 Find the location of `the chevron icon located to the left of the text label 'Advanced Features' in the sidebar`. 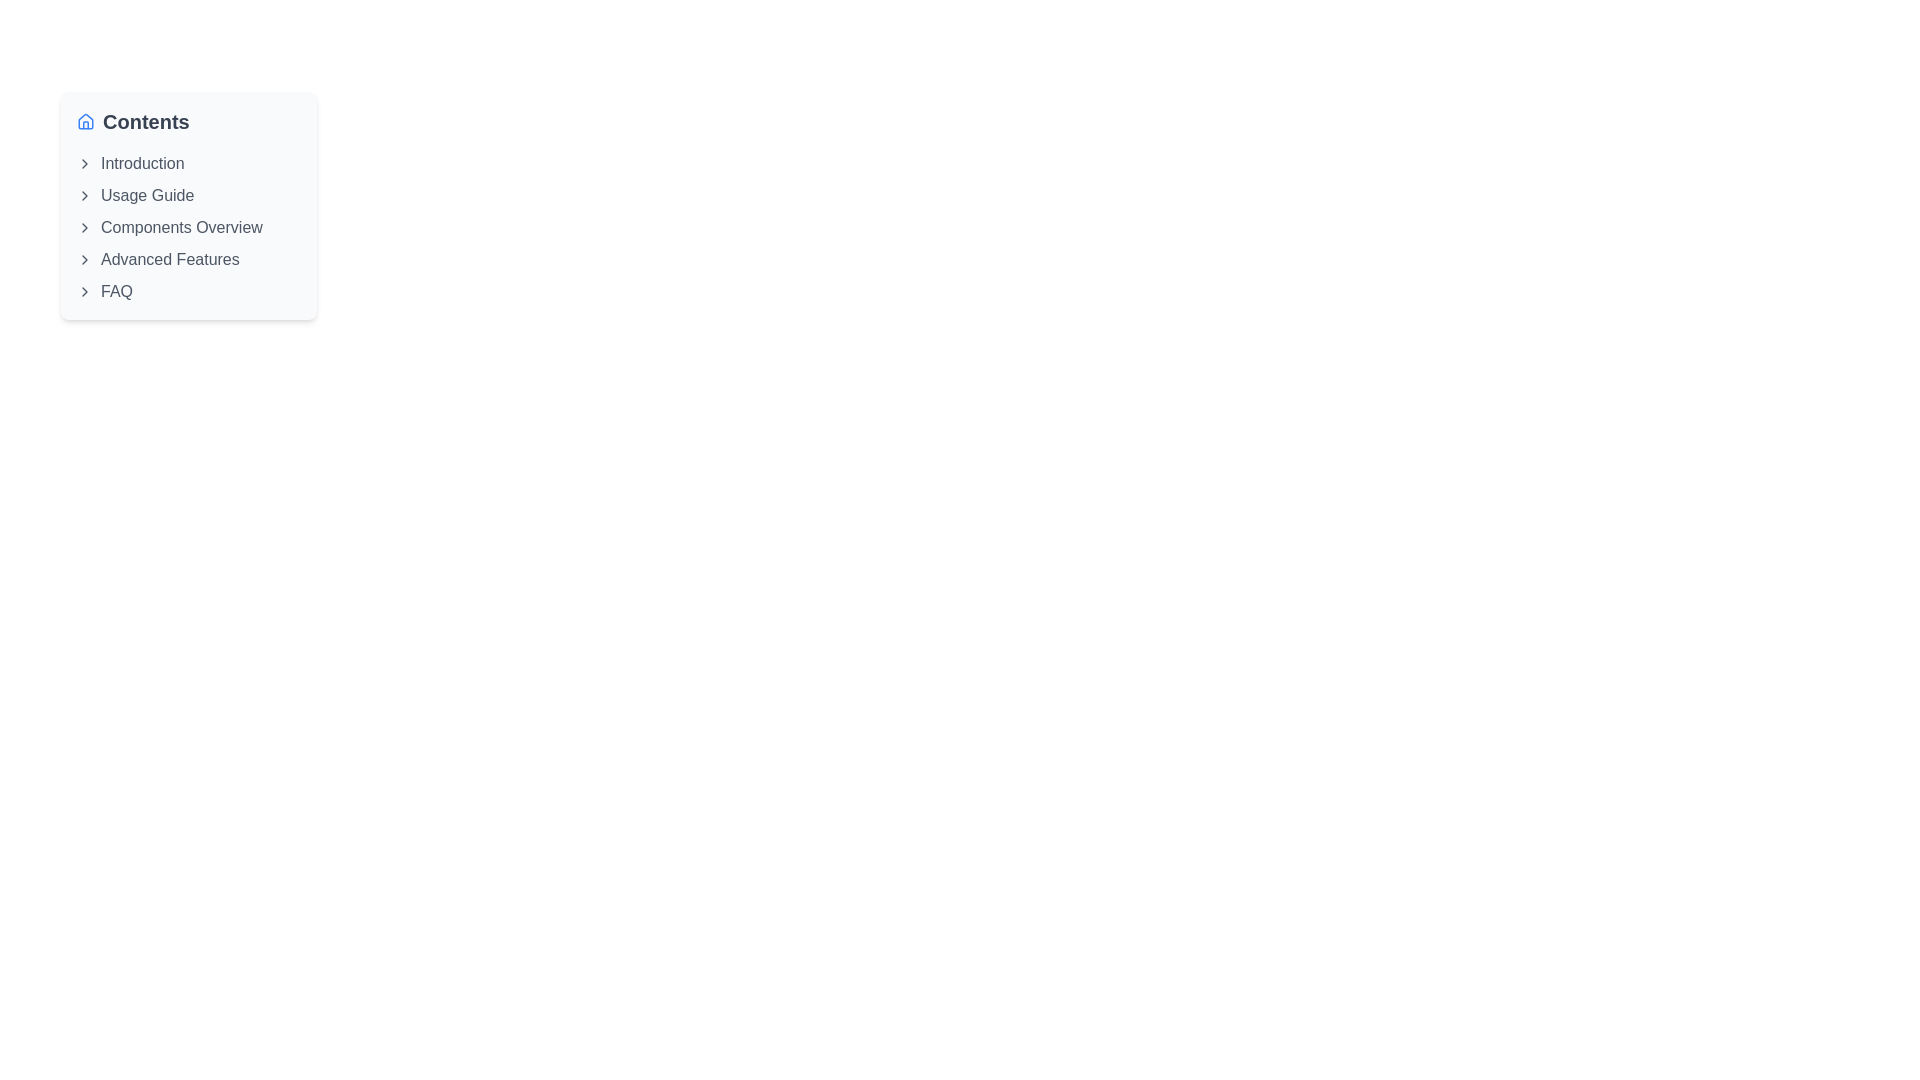

the chevron icon located to the left of the text label 'Advanced Features' in the sidebar is located at coordinates (84, 258).